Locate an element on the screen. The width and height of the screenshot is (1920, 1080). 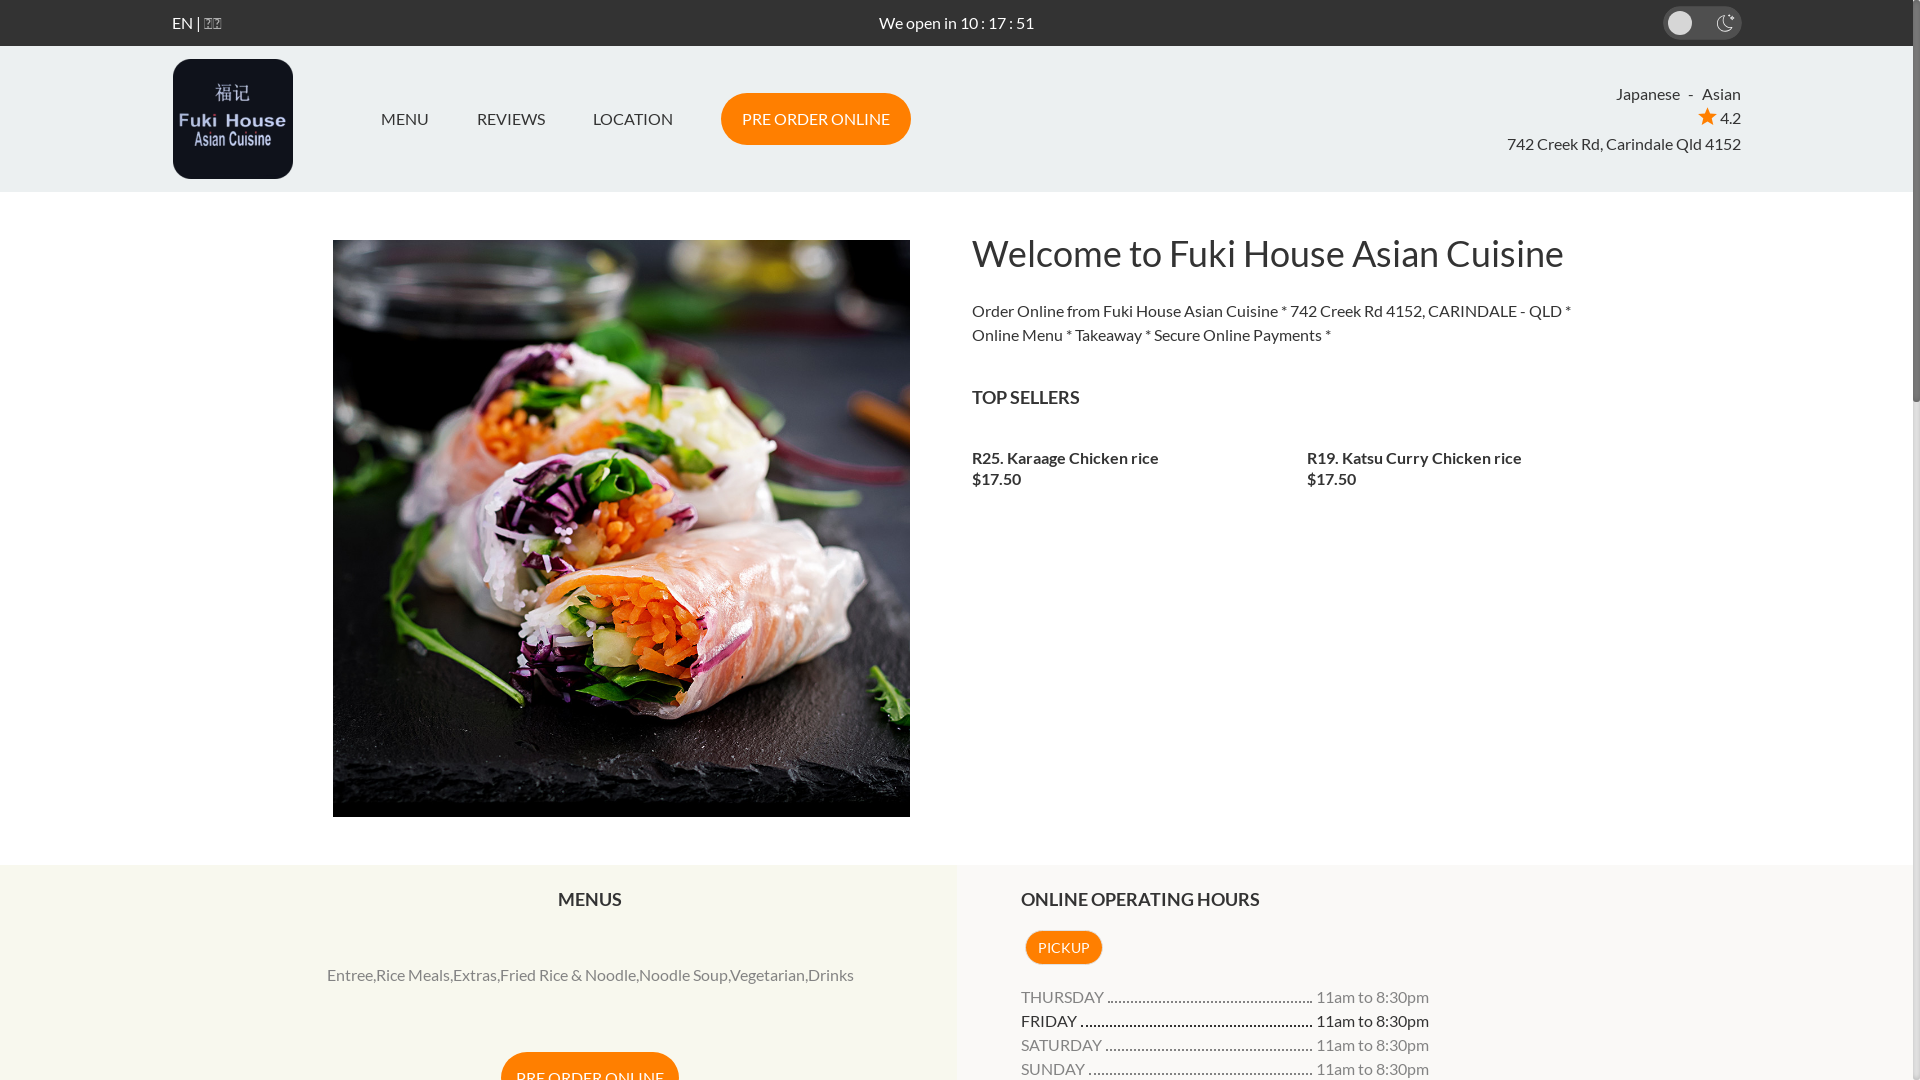
'Extras' is located at coordinates (474, 973).